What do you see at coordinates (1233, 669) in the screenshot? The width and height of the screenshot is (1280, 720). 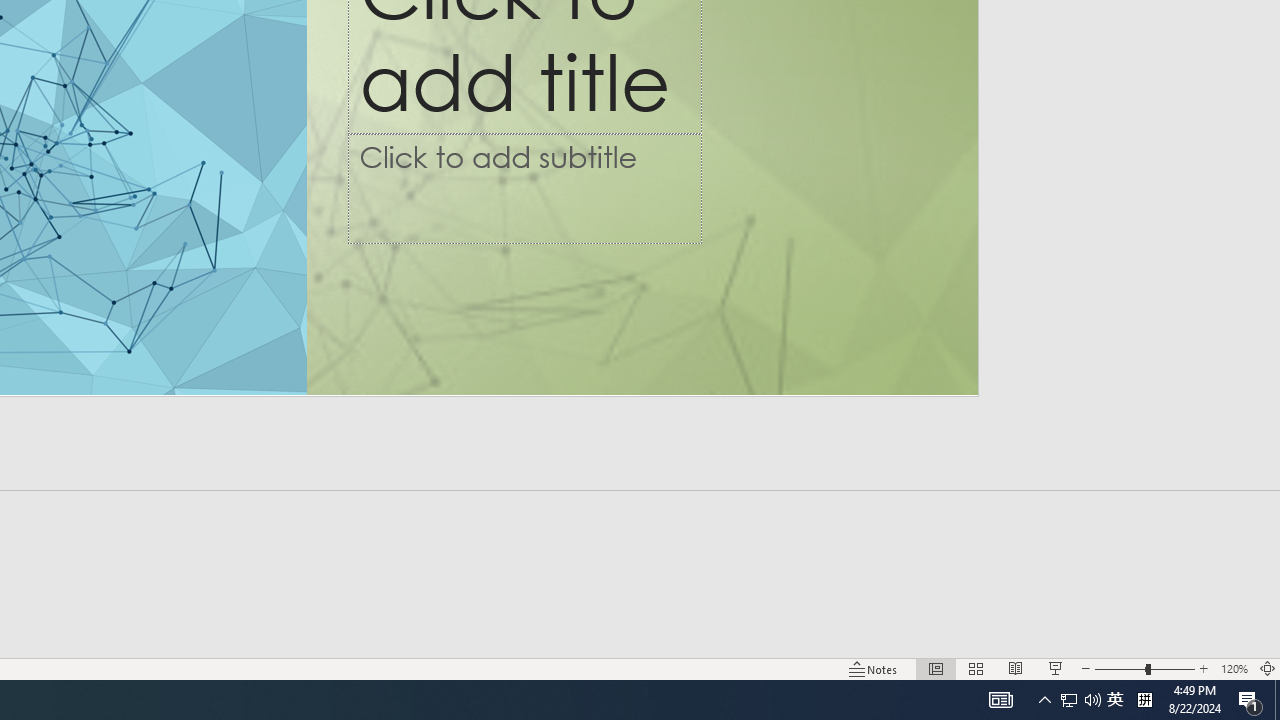 I see `'Zoom 120%'` at bounding box center [1233, 669].